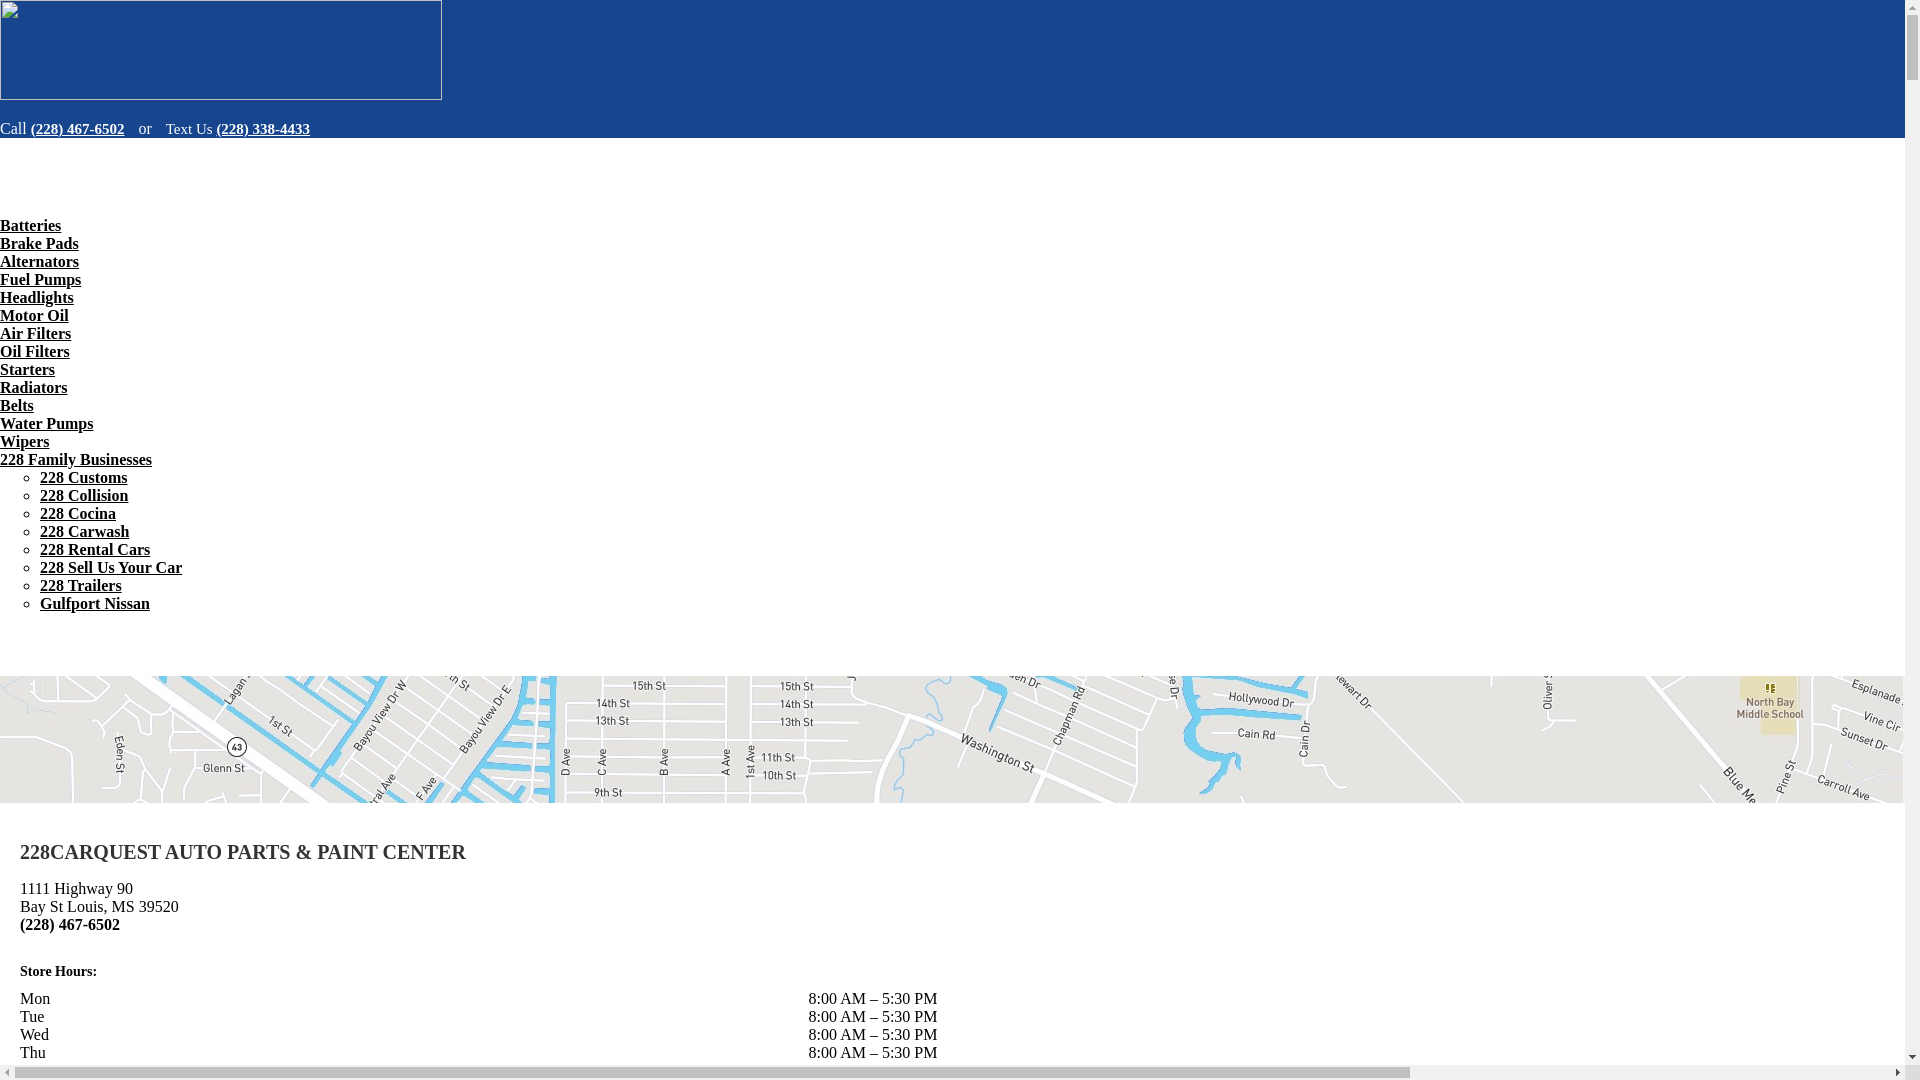  What do you see at coordinates (46, 422) in the screenshot?
I see `'Water Pumps'` at bounding box center [46, 422].